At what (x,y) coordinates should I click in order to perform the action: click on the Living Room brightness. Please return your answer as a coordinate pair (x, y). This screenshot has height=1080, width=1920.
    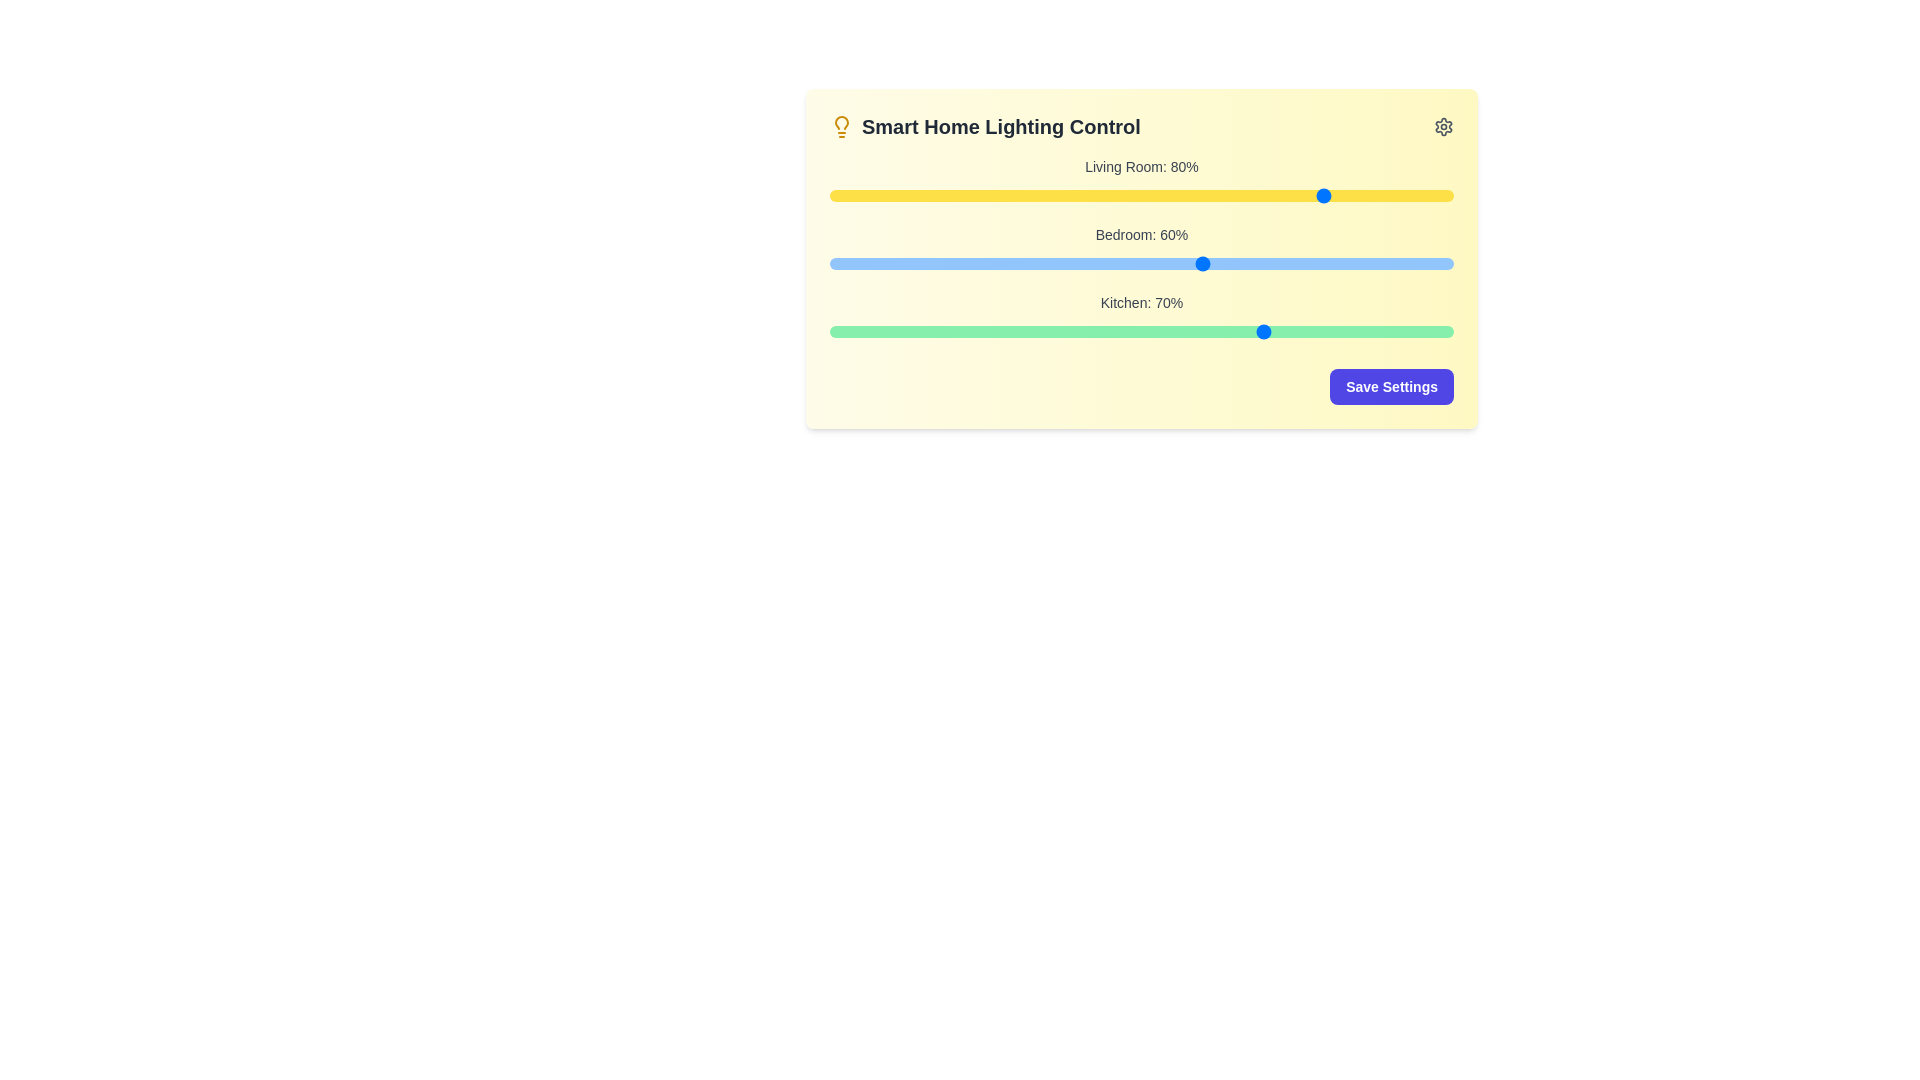
    Looking at the image, I should click on (1059, 196).